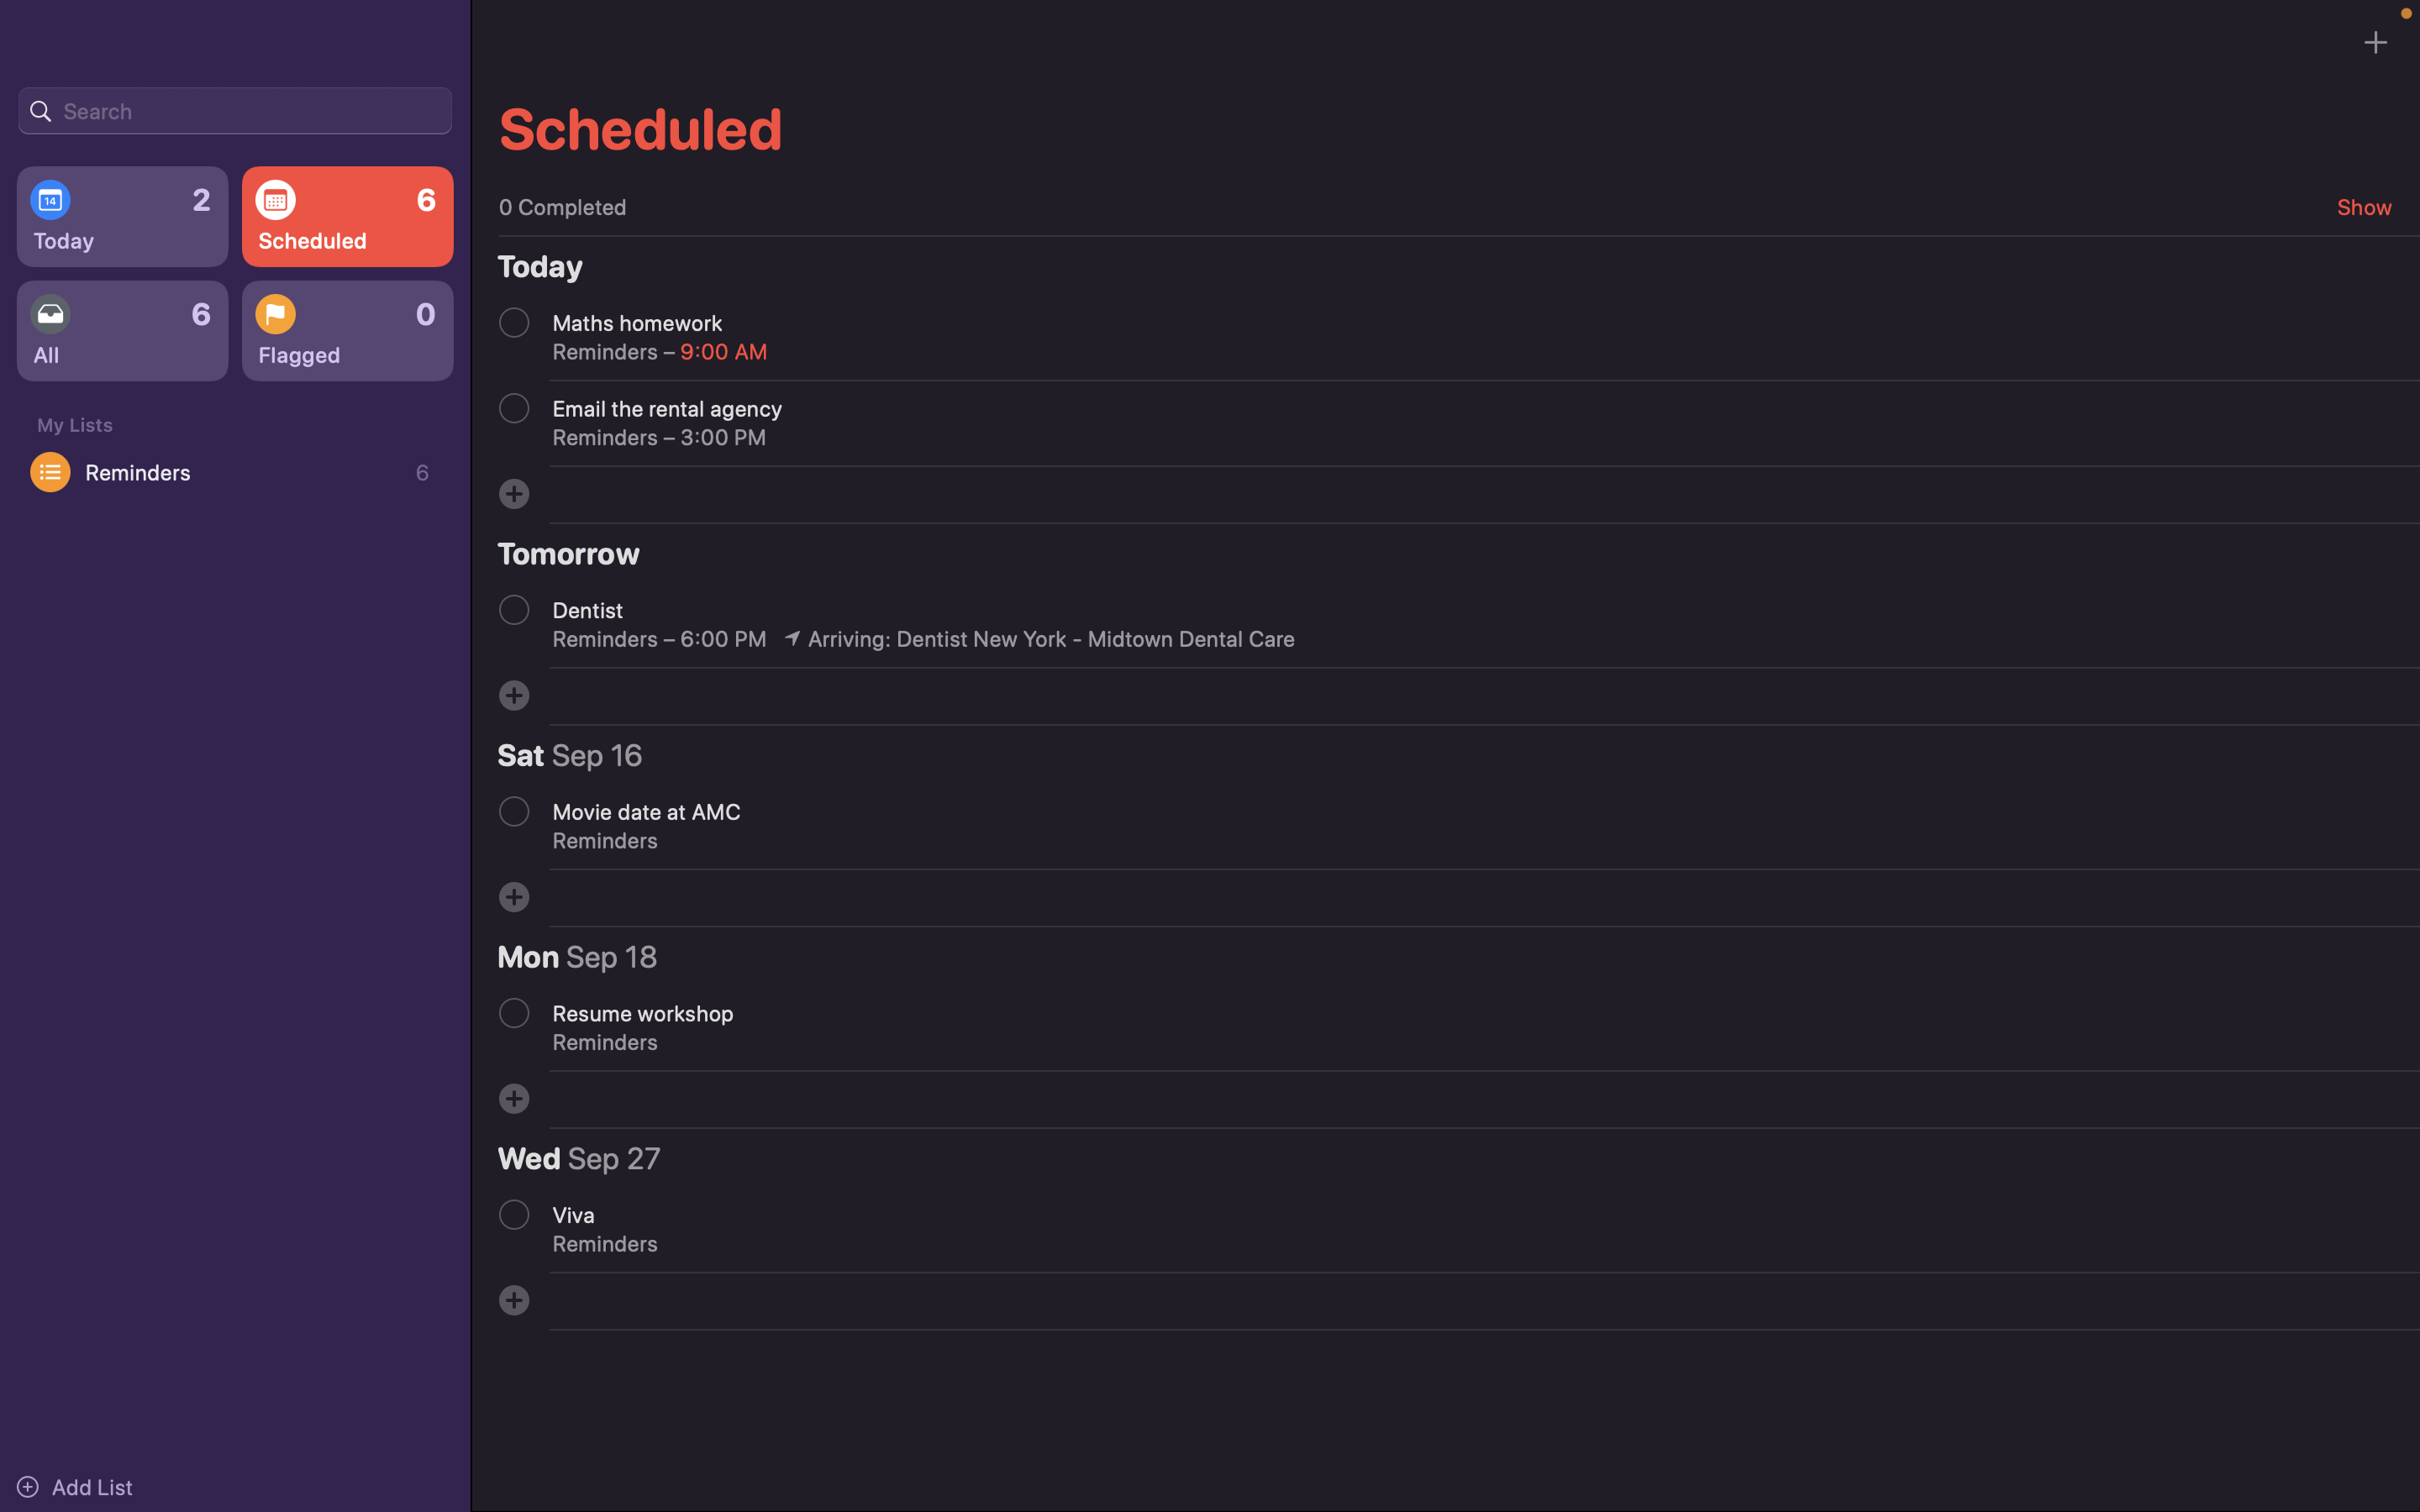  Describe the element at coordinates (121, 218) in the screenshot. I see `Show all happenings planned for today` at that location.